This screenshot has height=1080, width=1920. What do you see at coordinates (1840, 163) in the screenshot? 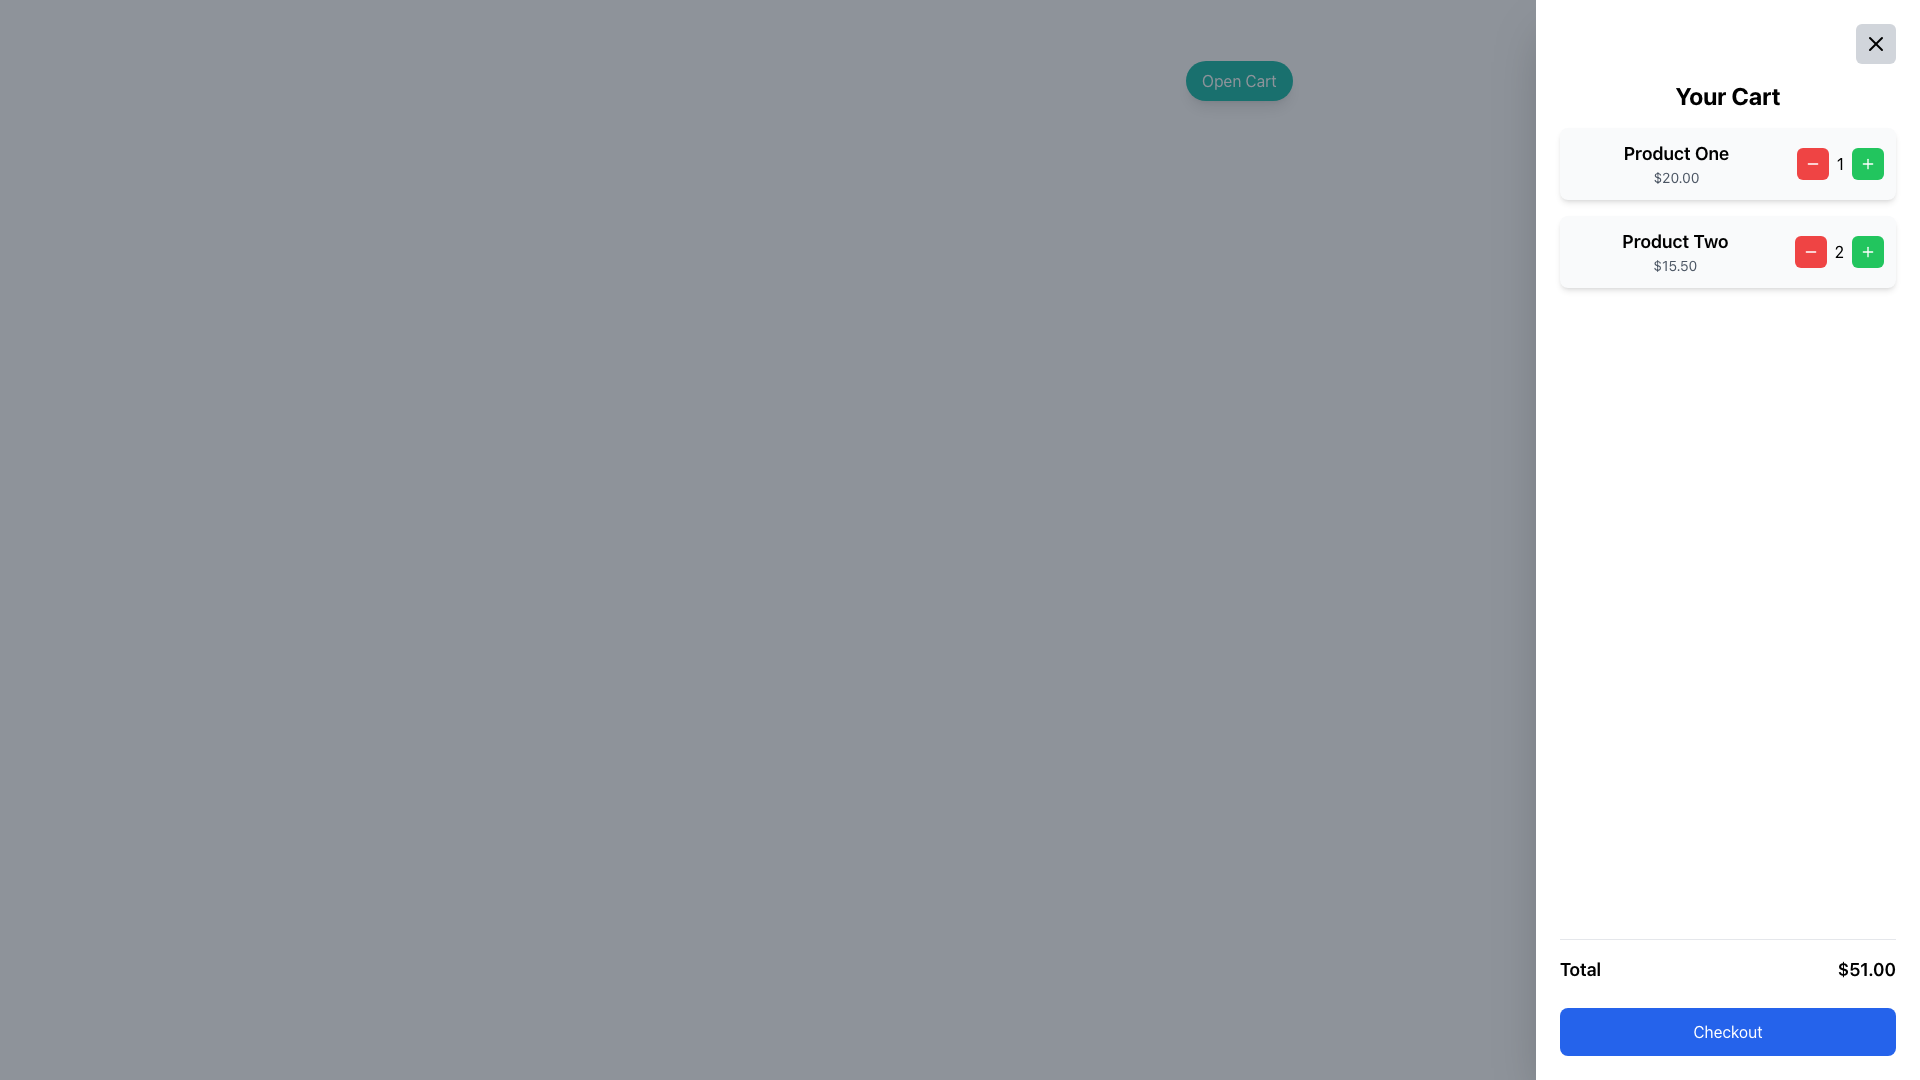
I see `the static text displaying the current quantity of 'Product One' in the cart, which shows the numeral '1' between two interactive buttons in the 'Your Cart' panel` at bounding box center [1840, 163].